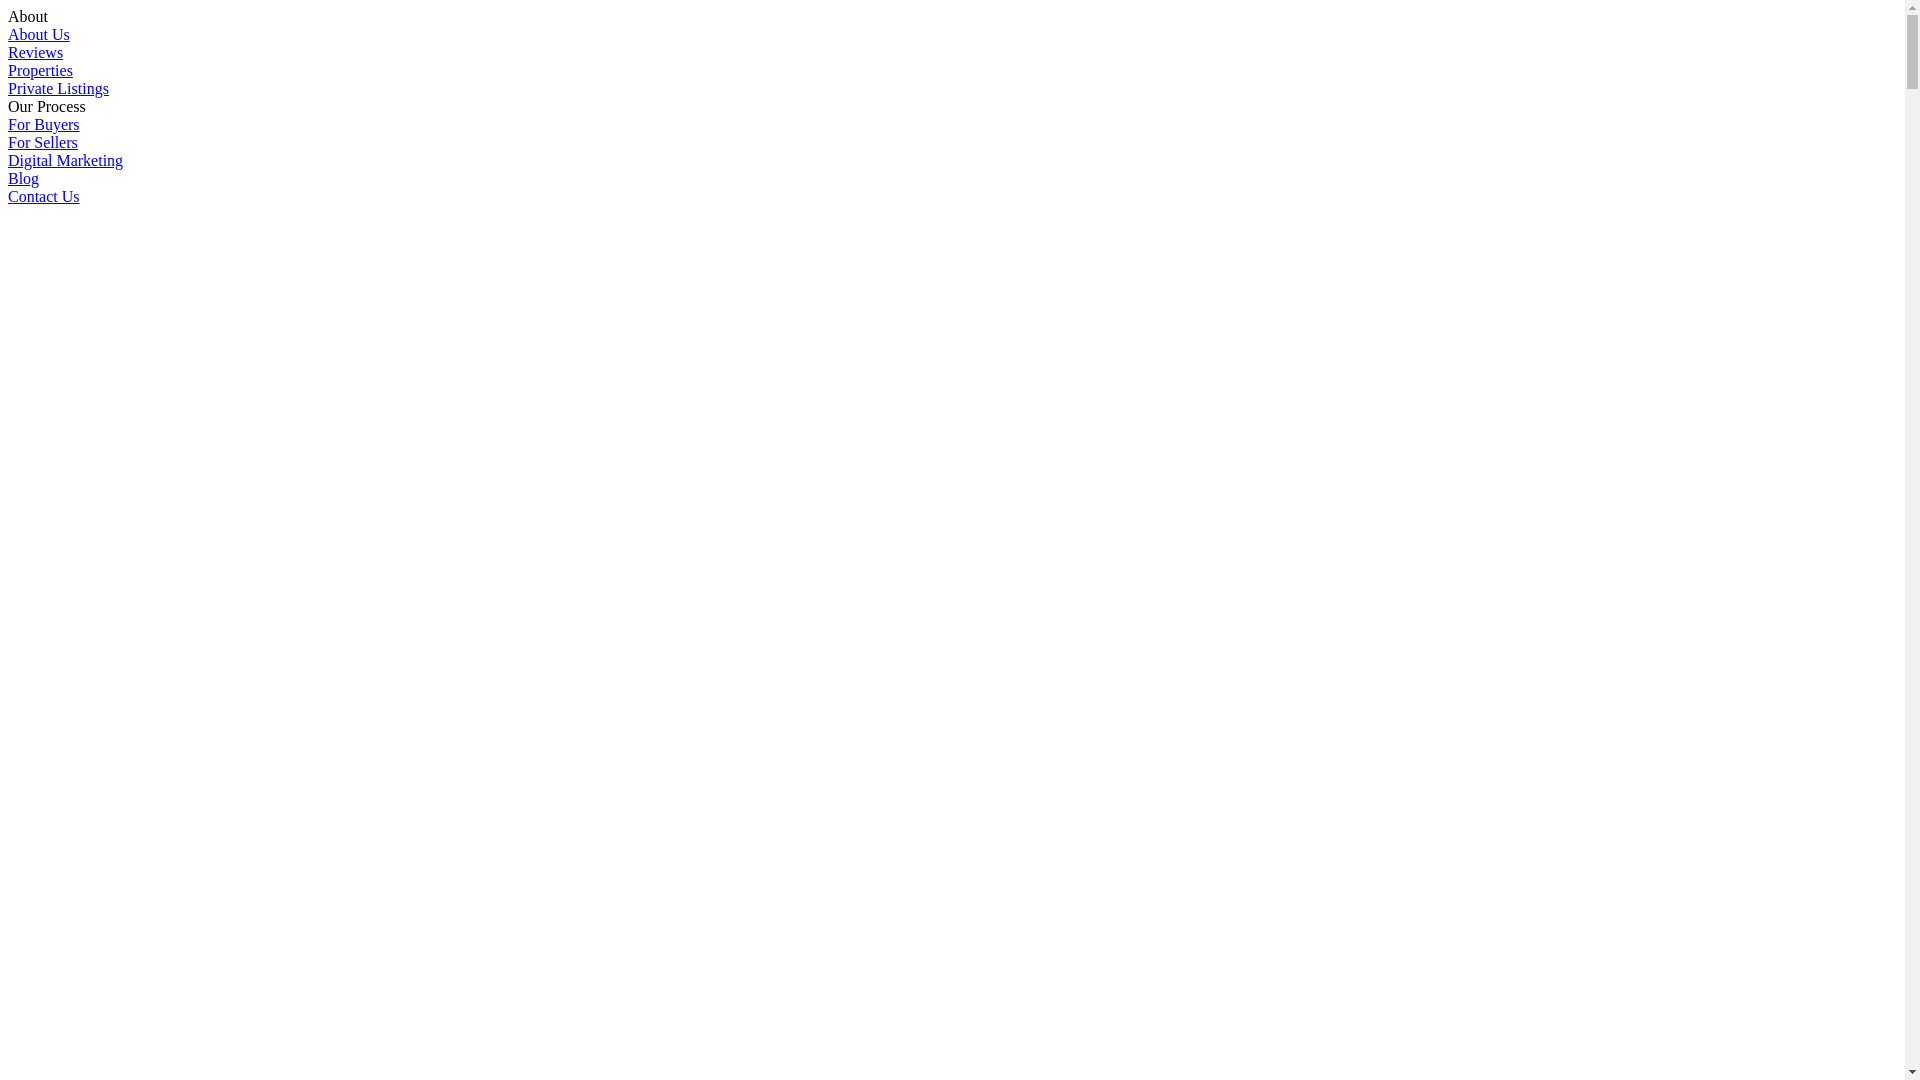 The height and width of the screenshot is (1080, 1920). What do you see at coordinates (43, 141) in the screenshot?
I see `'For Sellers'` at bounding box center [43, 141].